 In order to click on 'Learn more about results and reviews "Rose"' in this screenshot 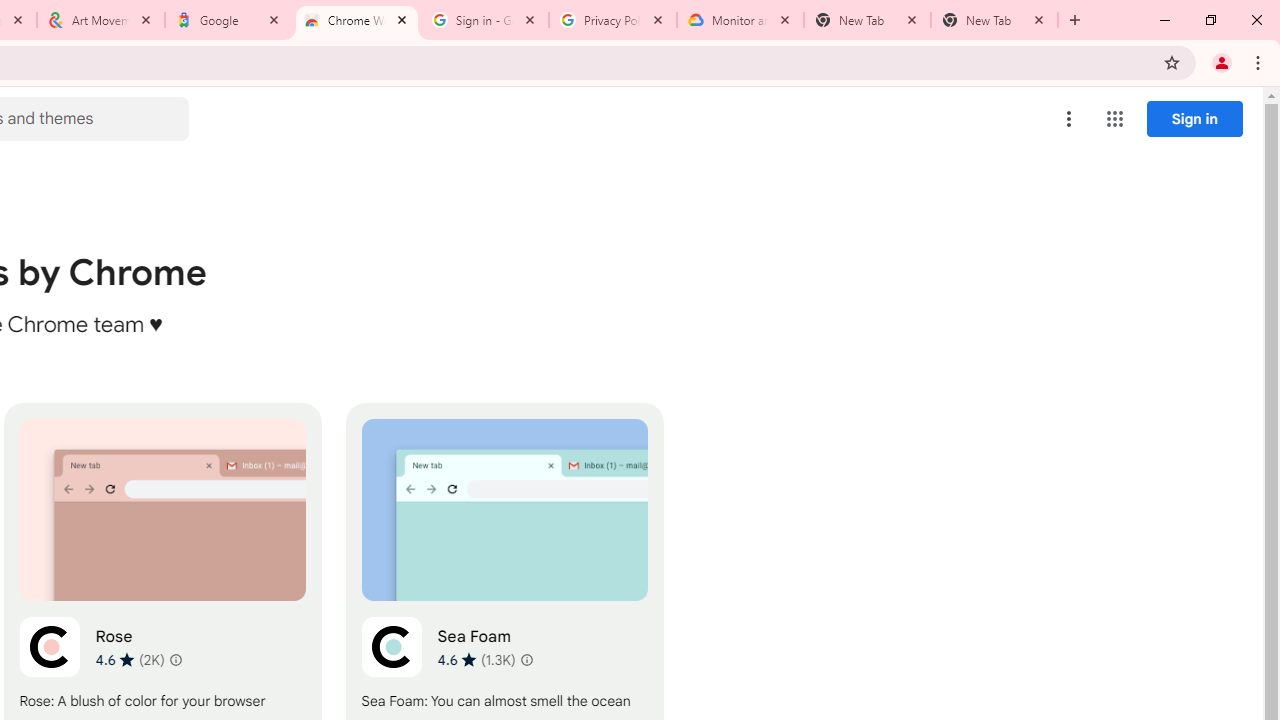, I will do `click(176, 659)`.